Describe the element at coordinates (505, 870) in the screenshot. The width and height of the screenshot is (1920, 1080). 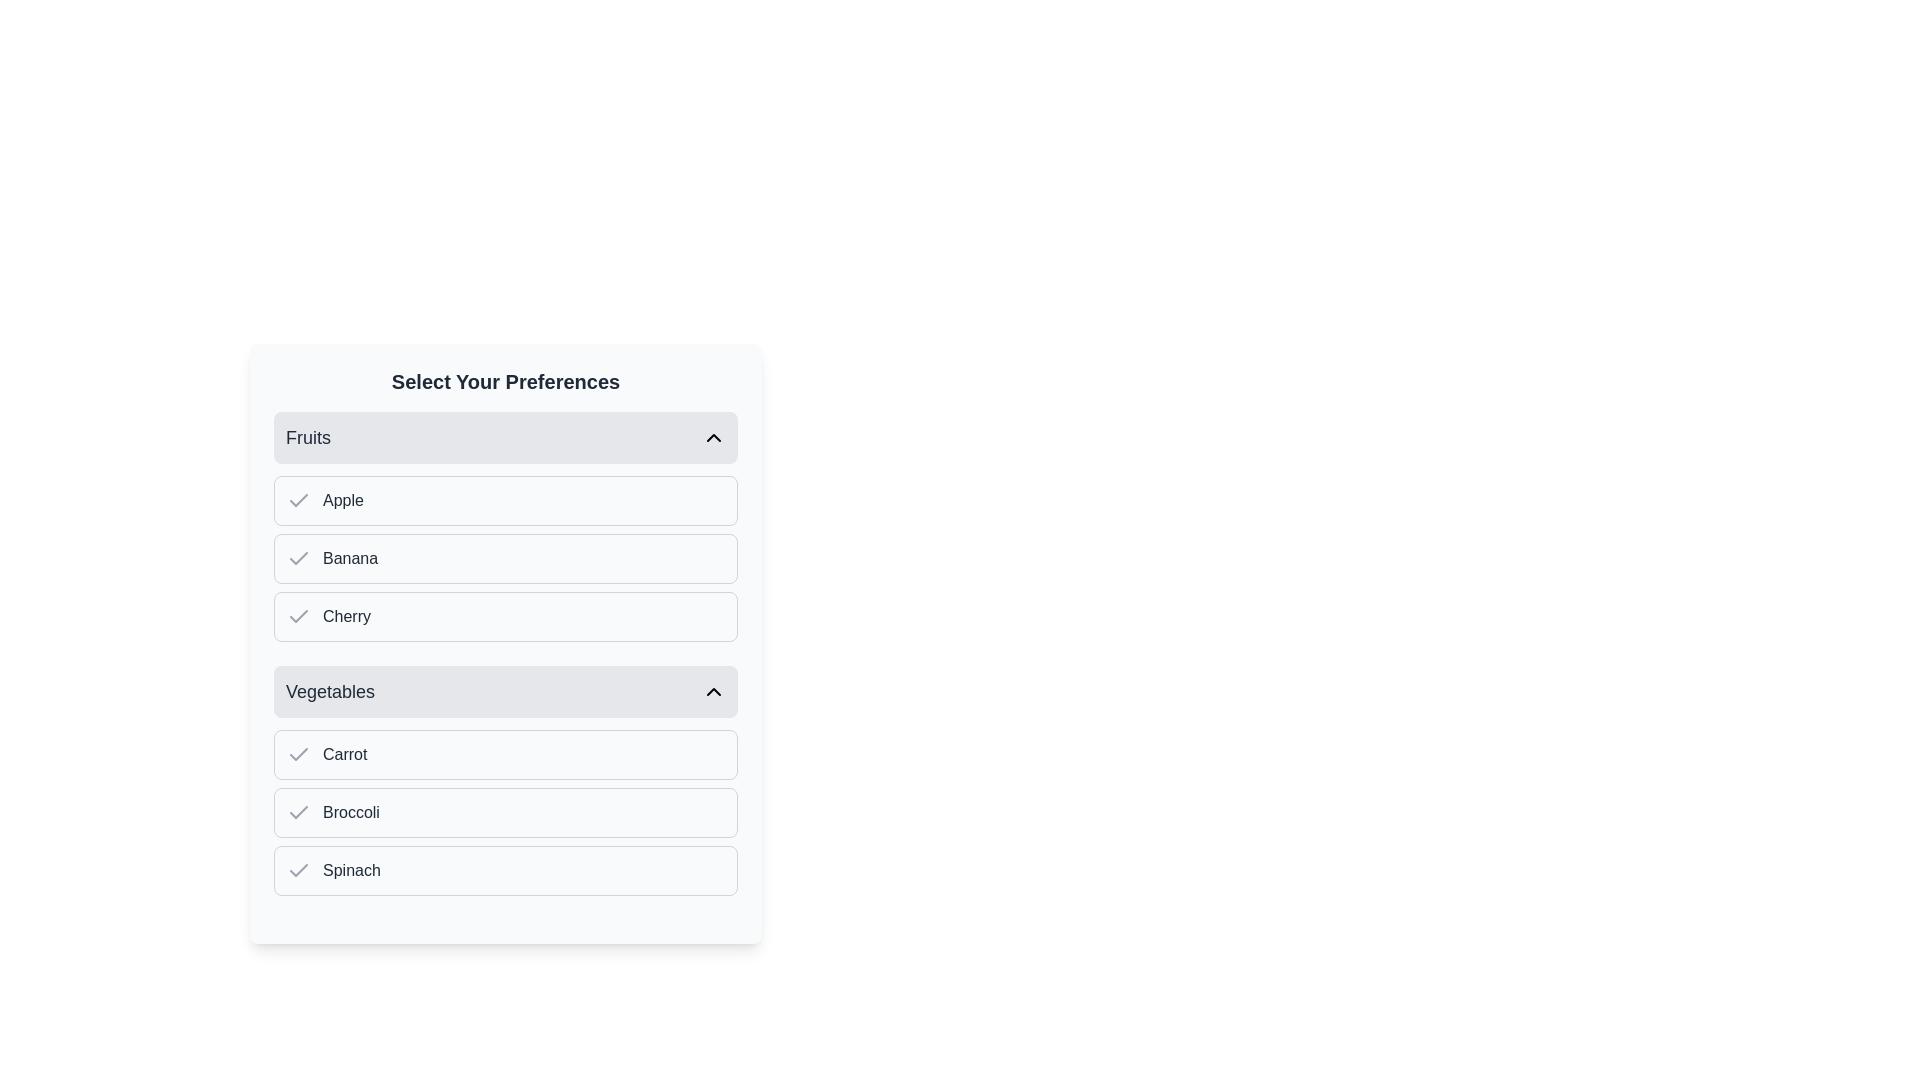
I see `the selectable list item labeled 'Spinach', which is the third item in the 'Vegetables' section, currently indicated as selected with a checkmark` at that location.